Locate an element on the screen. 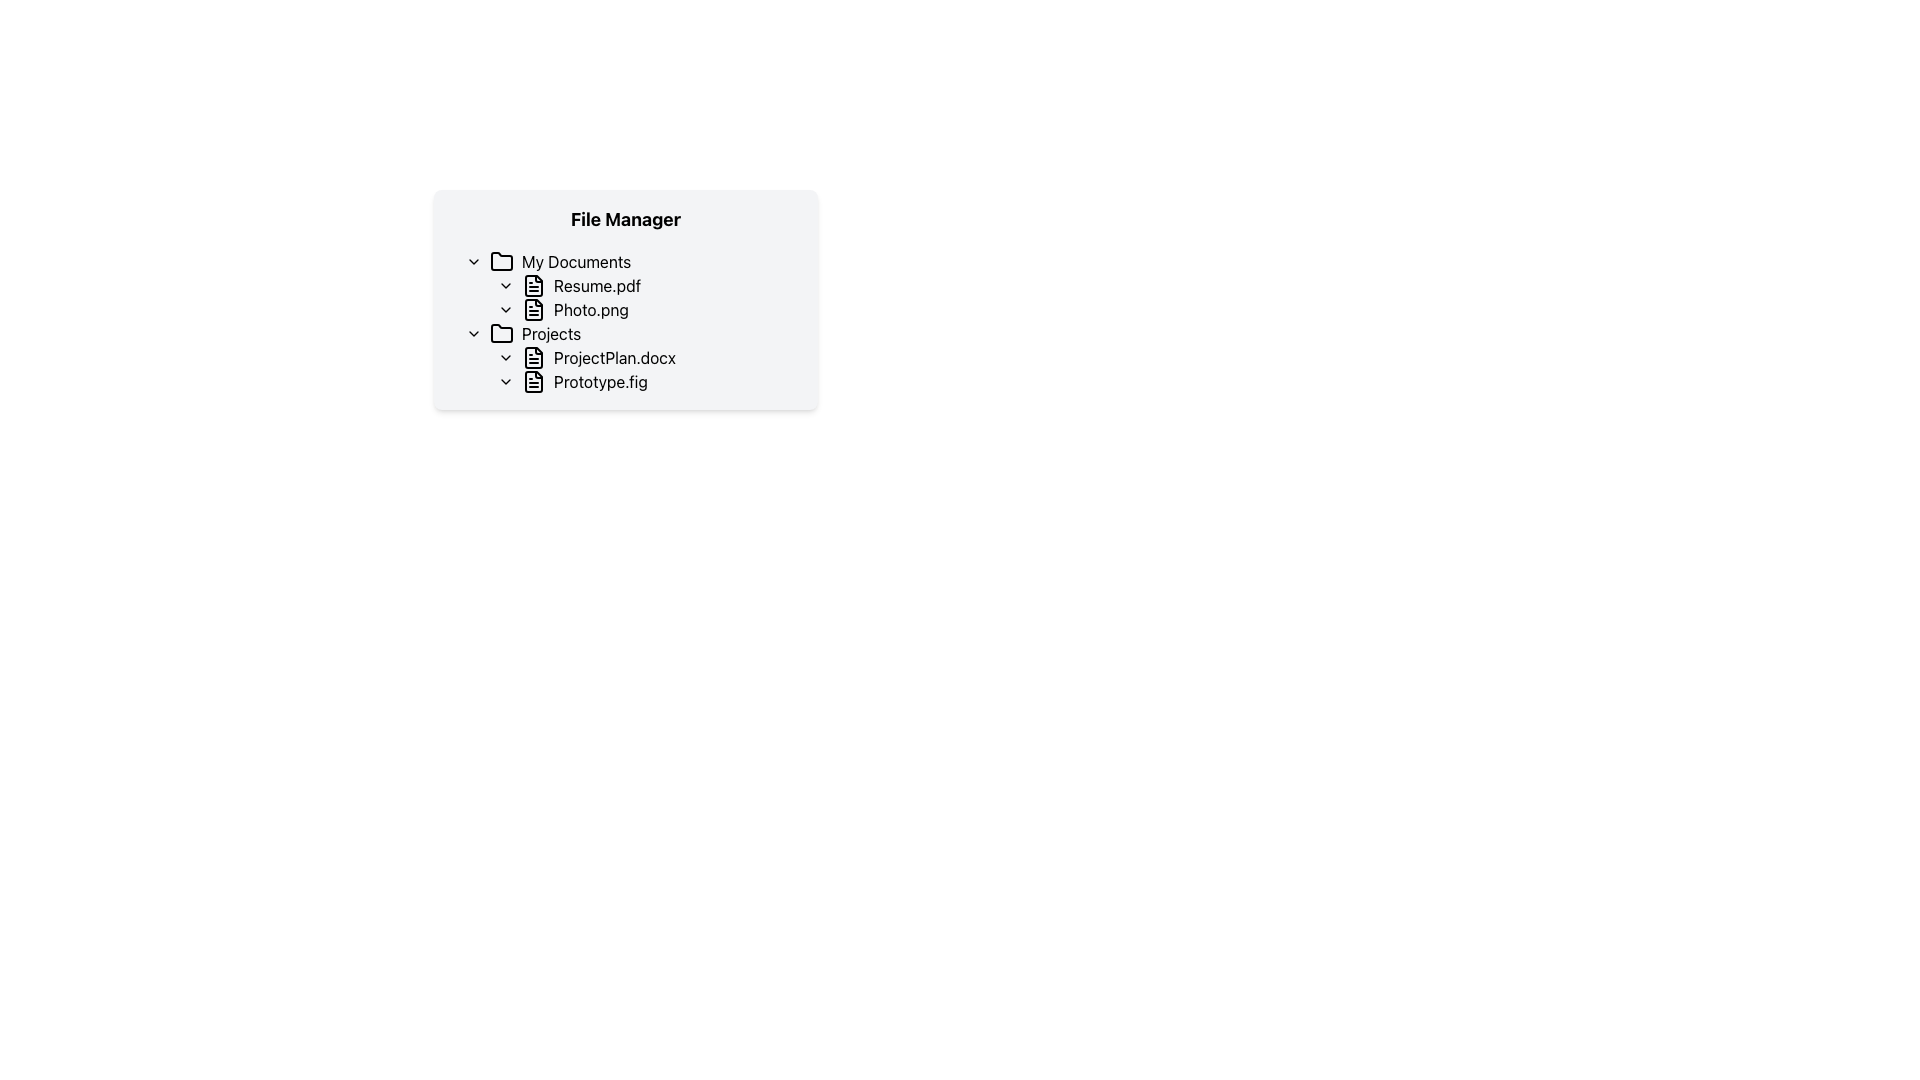  the icon resembling a paper document with lines indicating text, which is positioned to the left of the label 'Photo.png' in the 'My Documents' folder is located at coordinates (533, 309).